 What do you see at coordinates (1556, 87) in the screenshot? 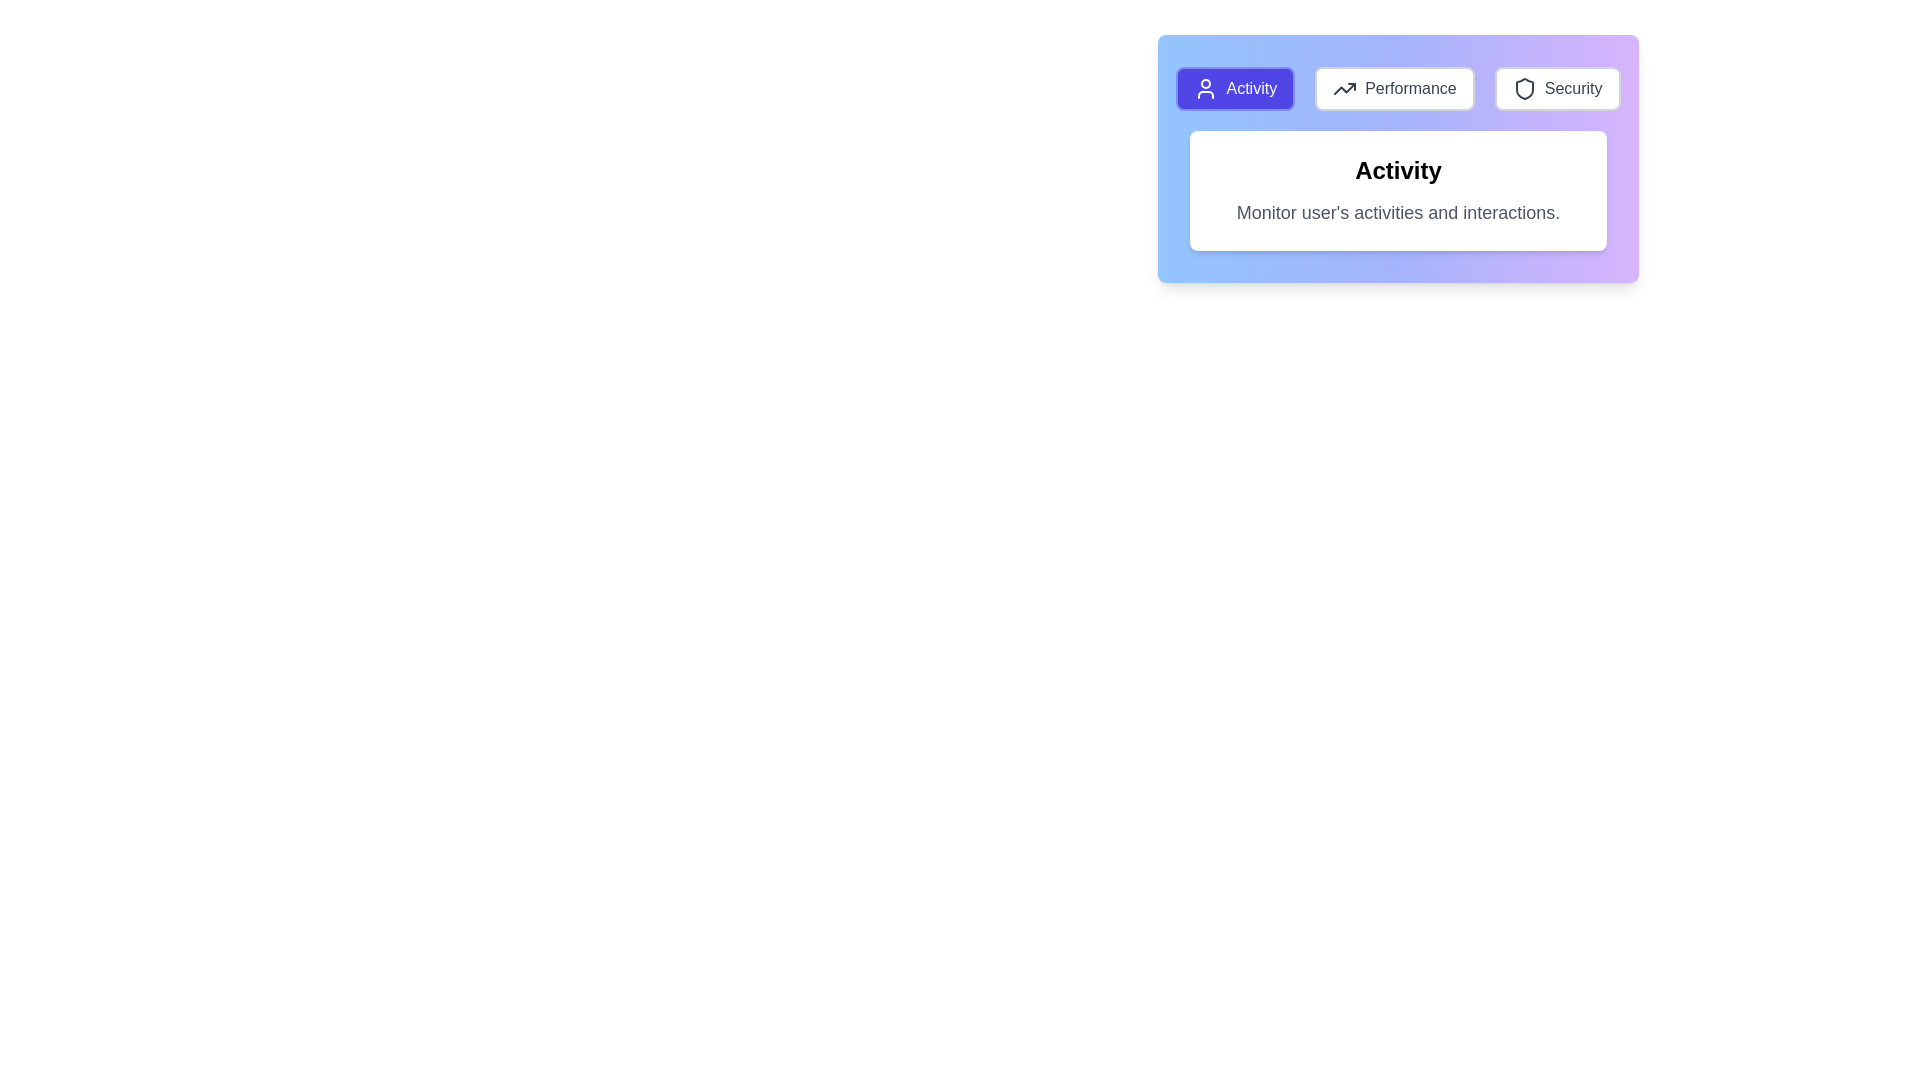
I see `the 'Security' button located at the far right of the horizontal navigation bar` at bounding box center [1556, 87].